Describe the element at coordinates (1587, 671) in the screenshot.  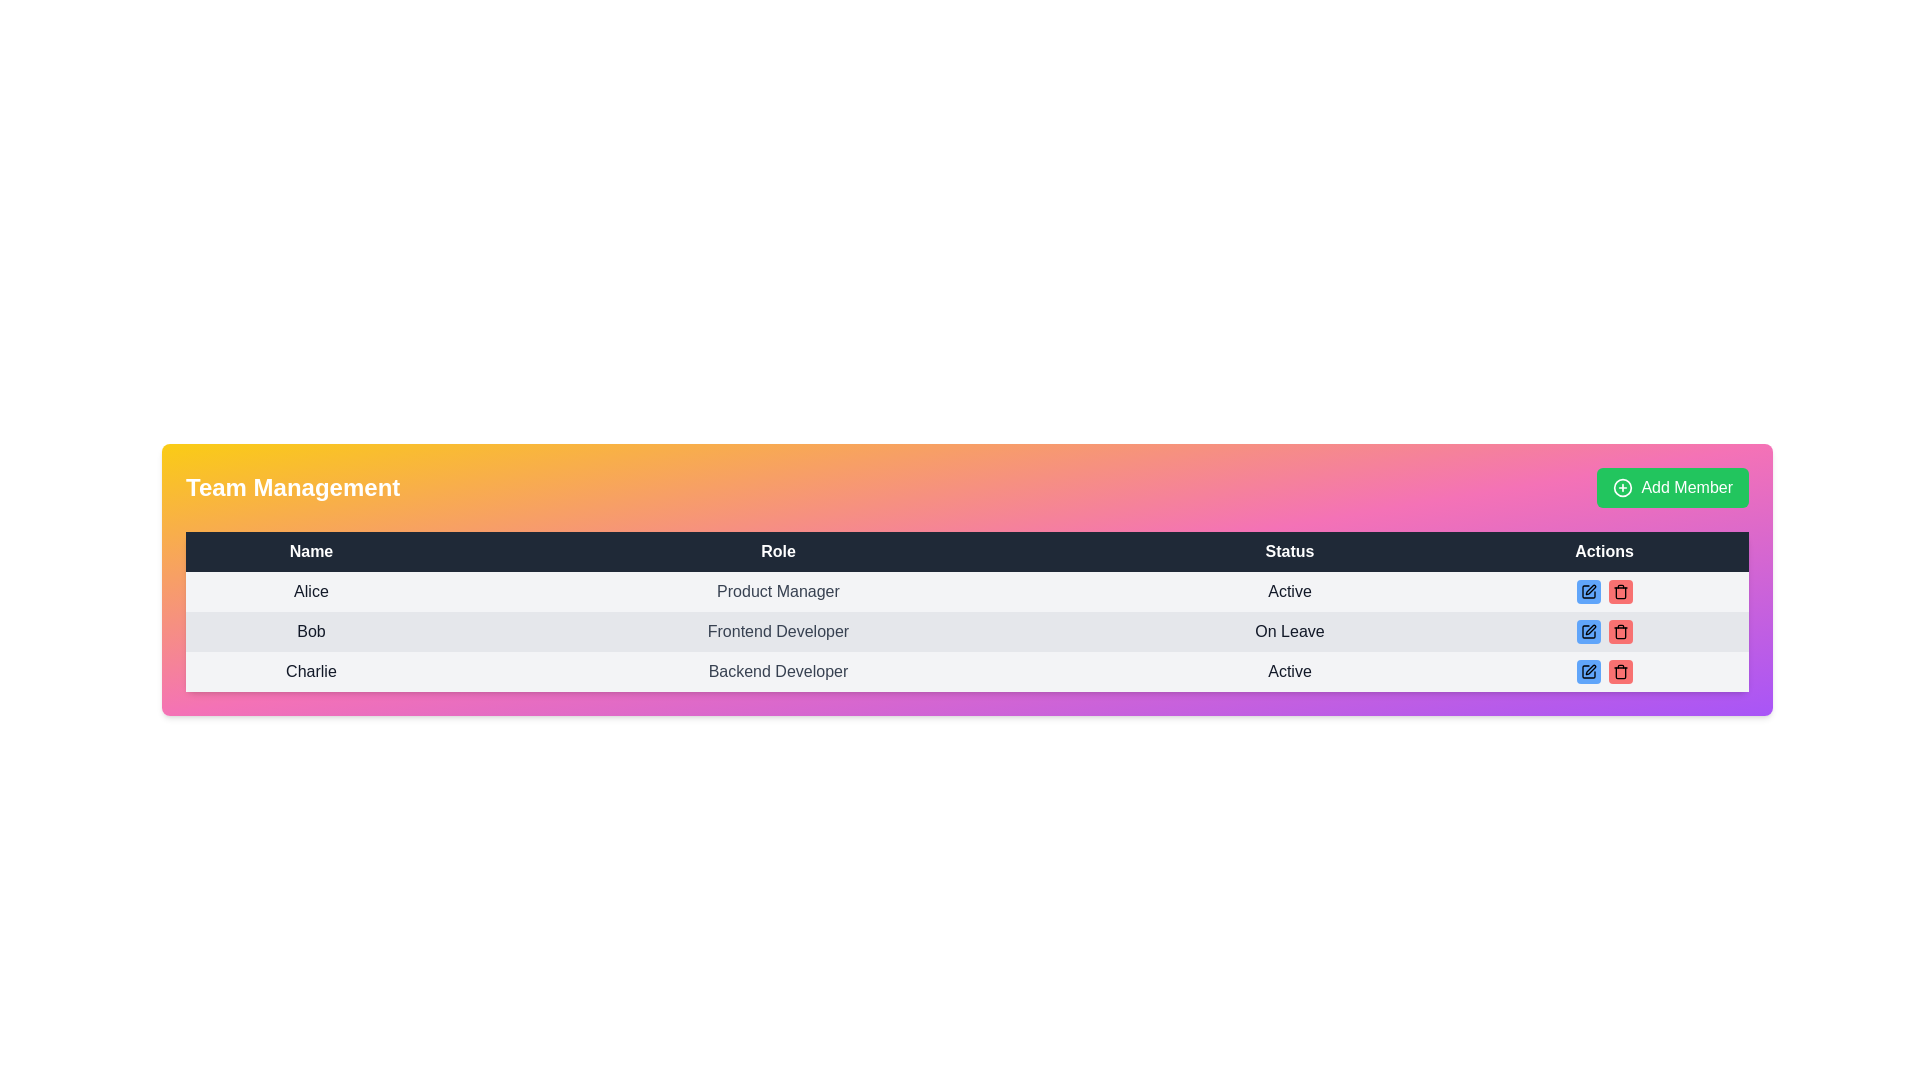
I see `the edit button located in the 'Actions' column of the last row for 'Charlie' to initiate editing` at that location.